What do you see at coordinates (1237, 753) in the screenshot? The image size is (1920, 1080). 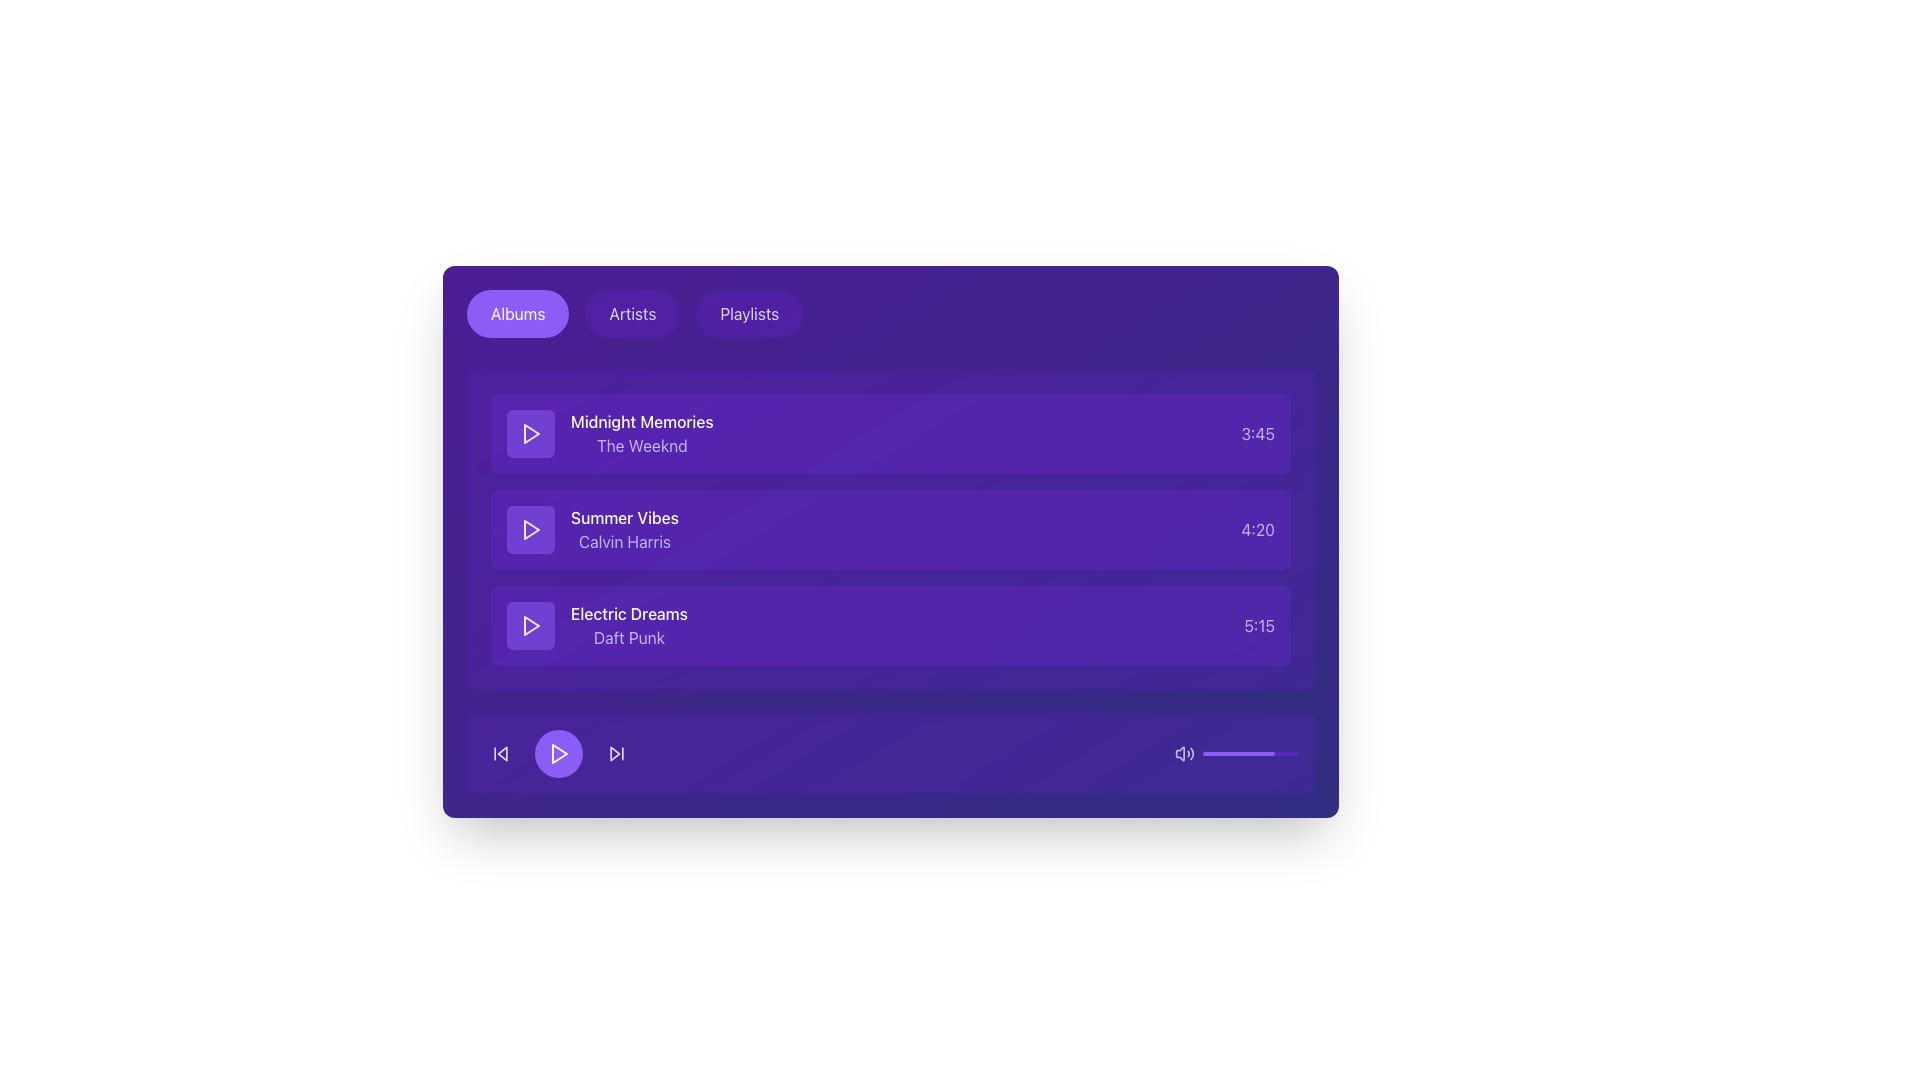 I see `the filled portion of the progress bar indicator, which is a thin, violet gradient bar located at the bottom-right corner of the user interface` at bounding box center [1237, 753].